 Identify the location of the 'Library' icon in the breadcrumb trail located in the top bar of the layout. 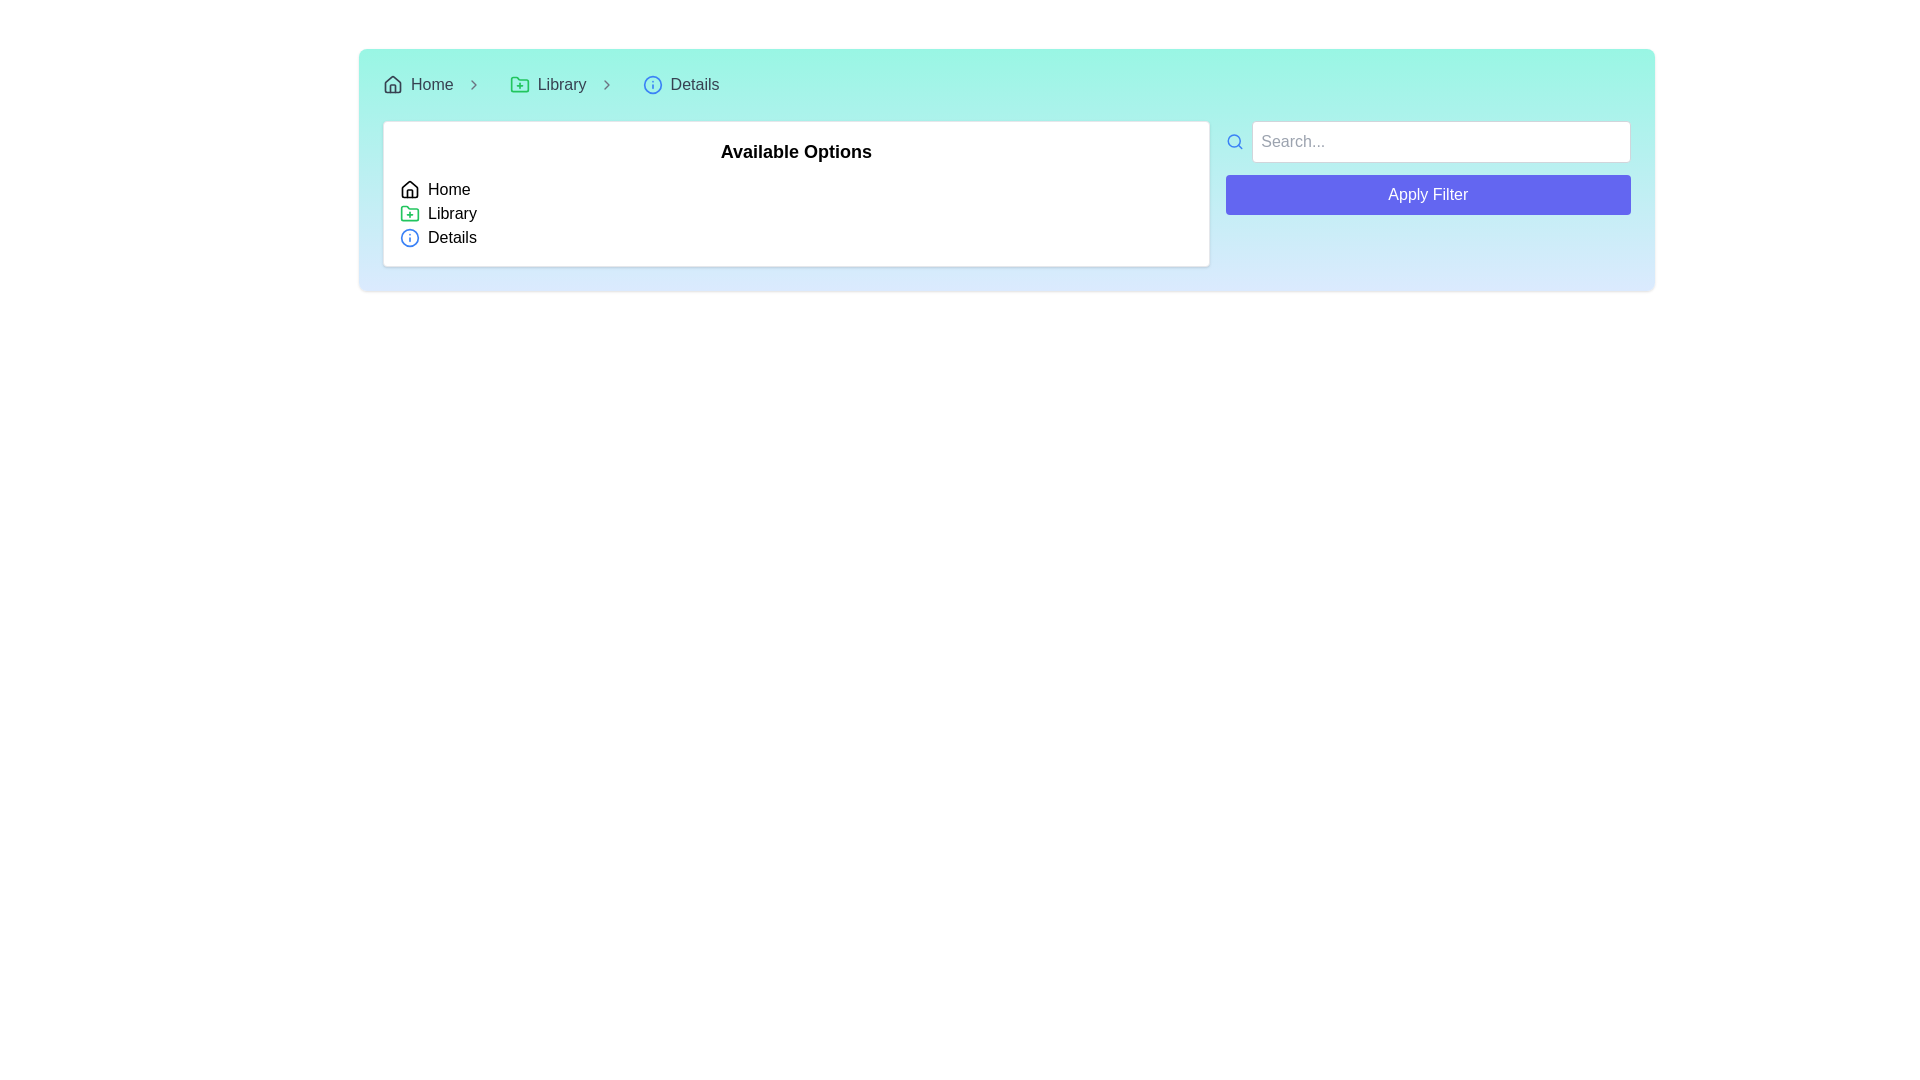
(408, 212).